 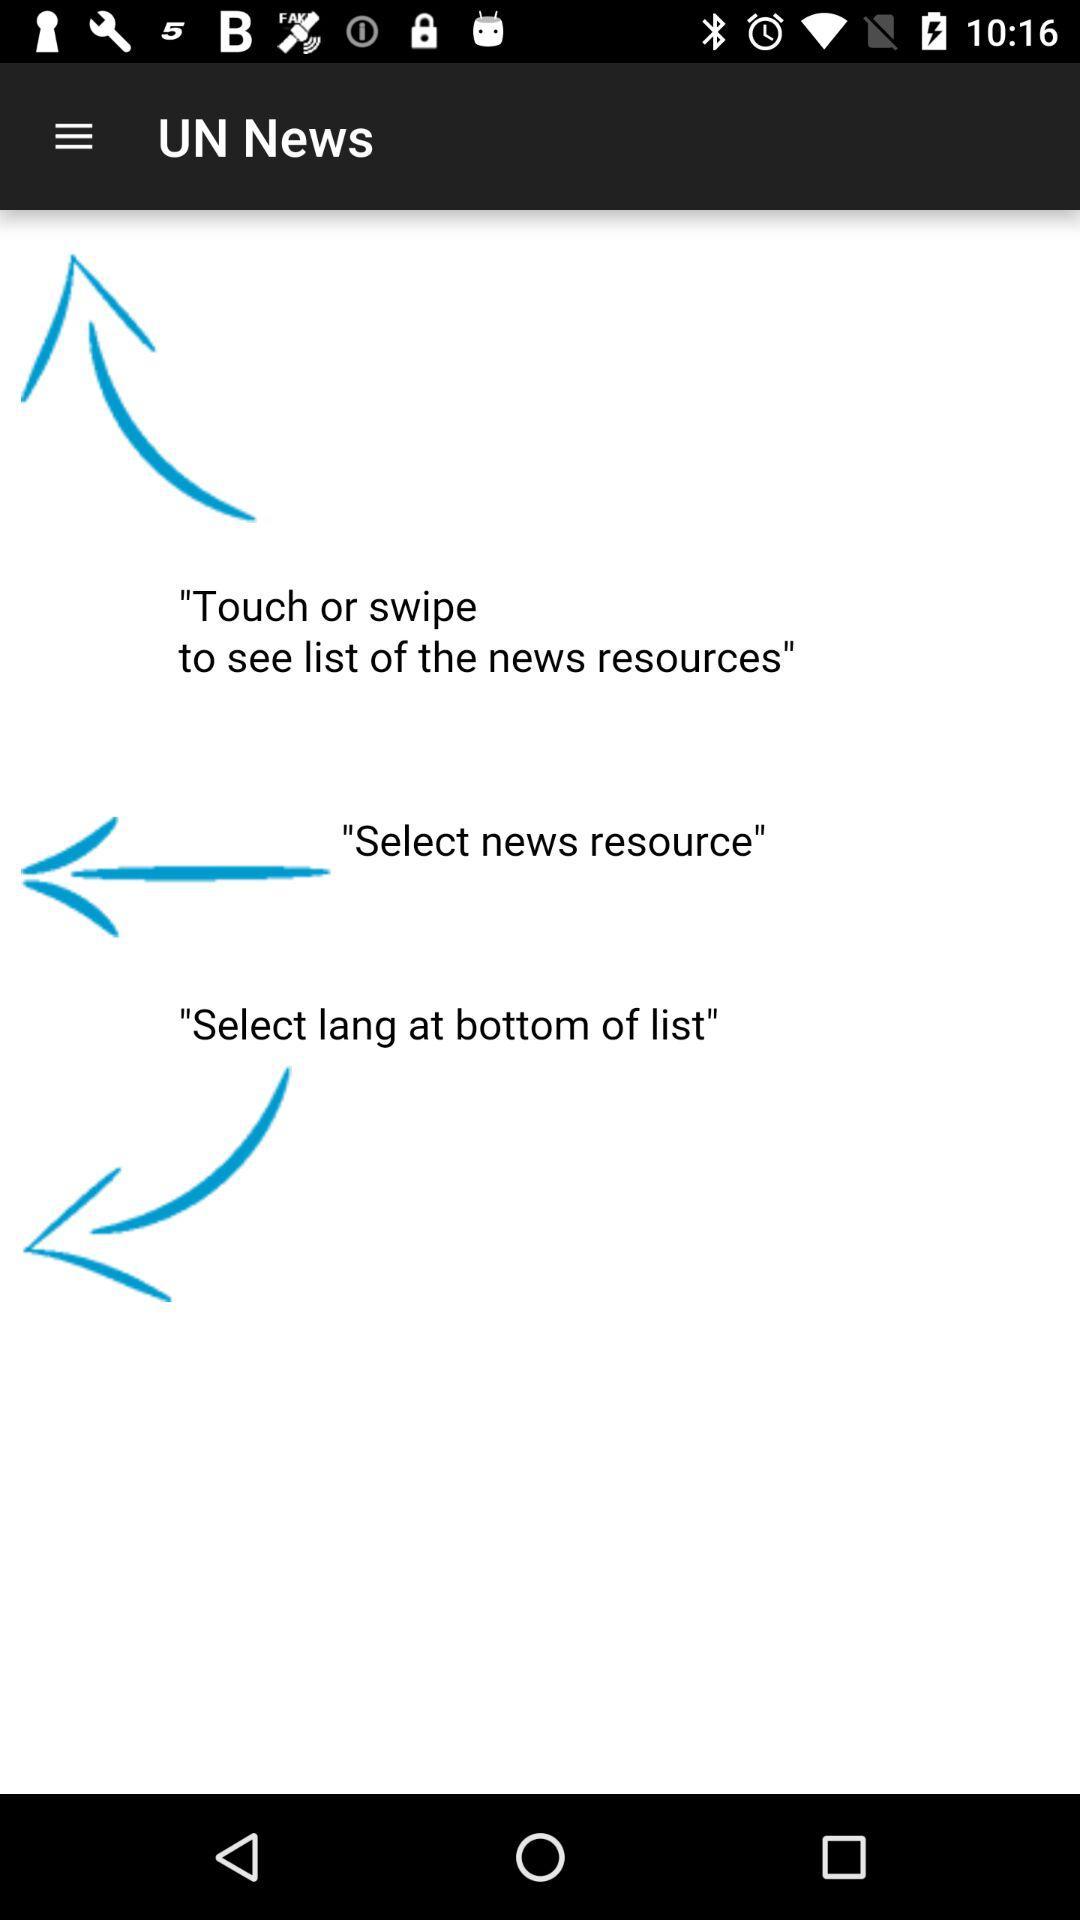 I want to click on the icon to the left of the un news, so click(x=72, y=135).